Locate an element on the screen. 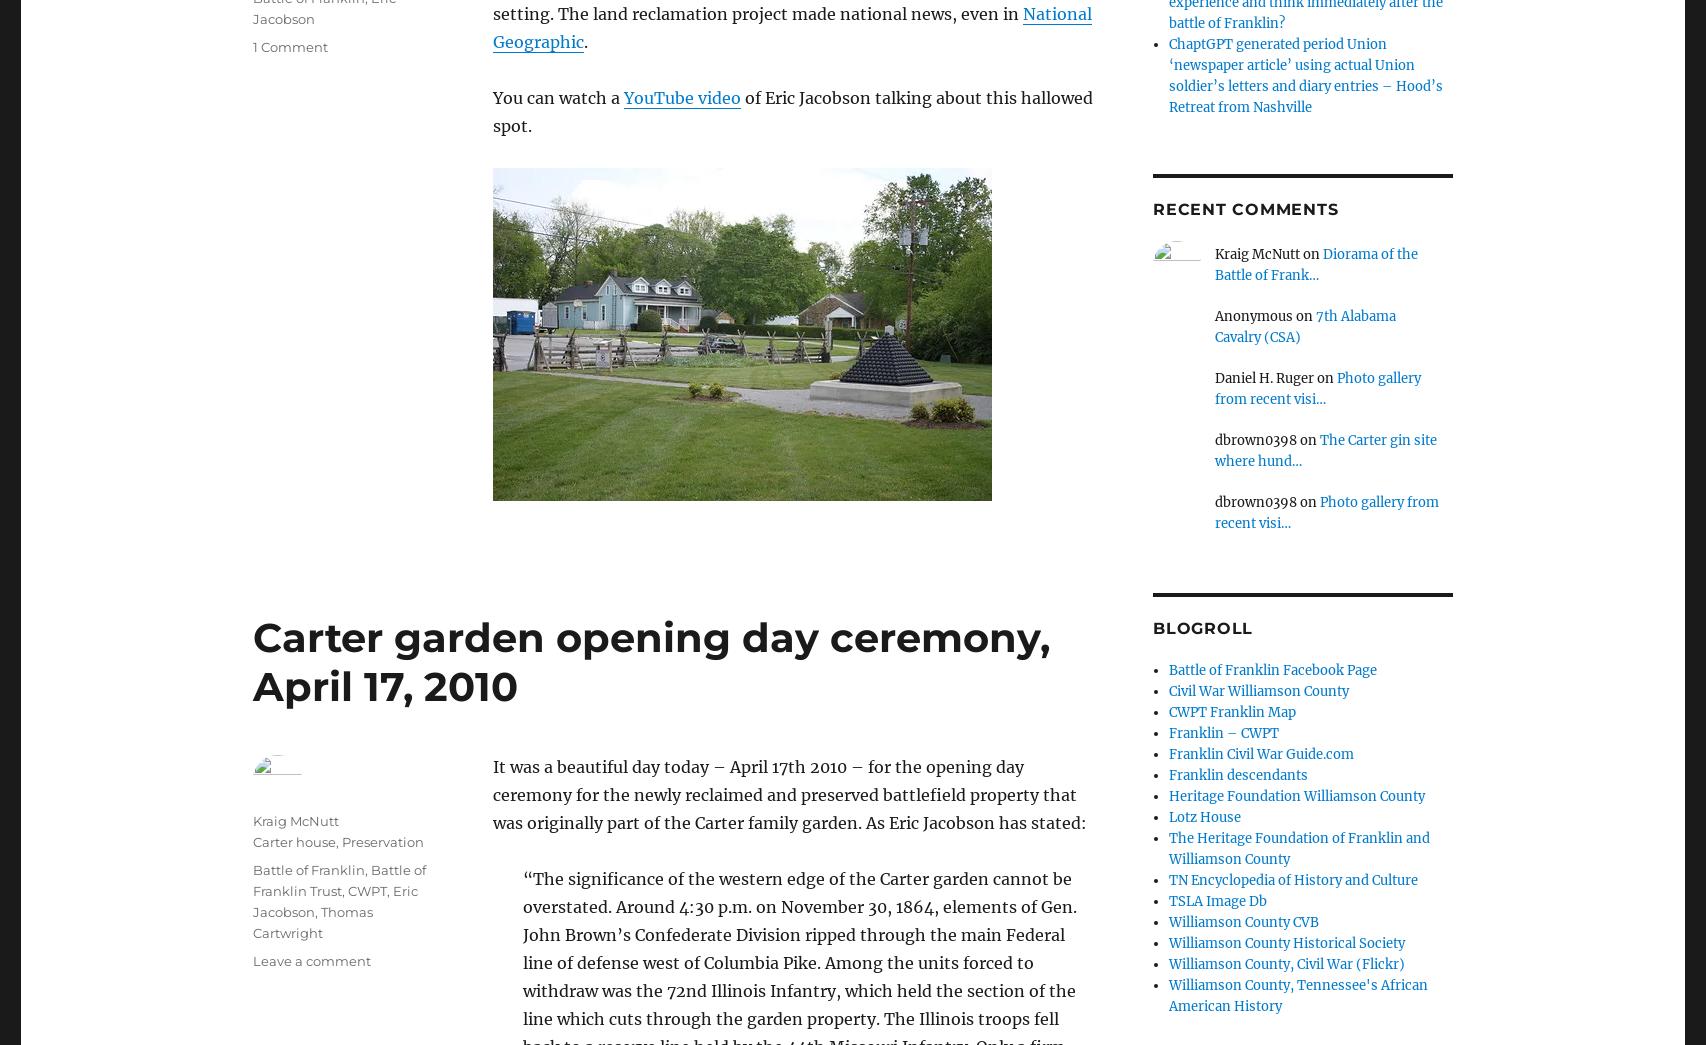 This screenshot has height=1045, width=1706. 'CWPT Franklin Map' is located at coordinates (1232, 711).